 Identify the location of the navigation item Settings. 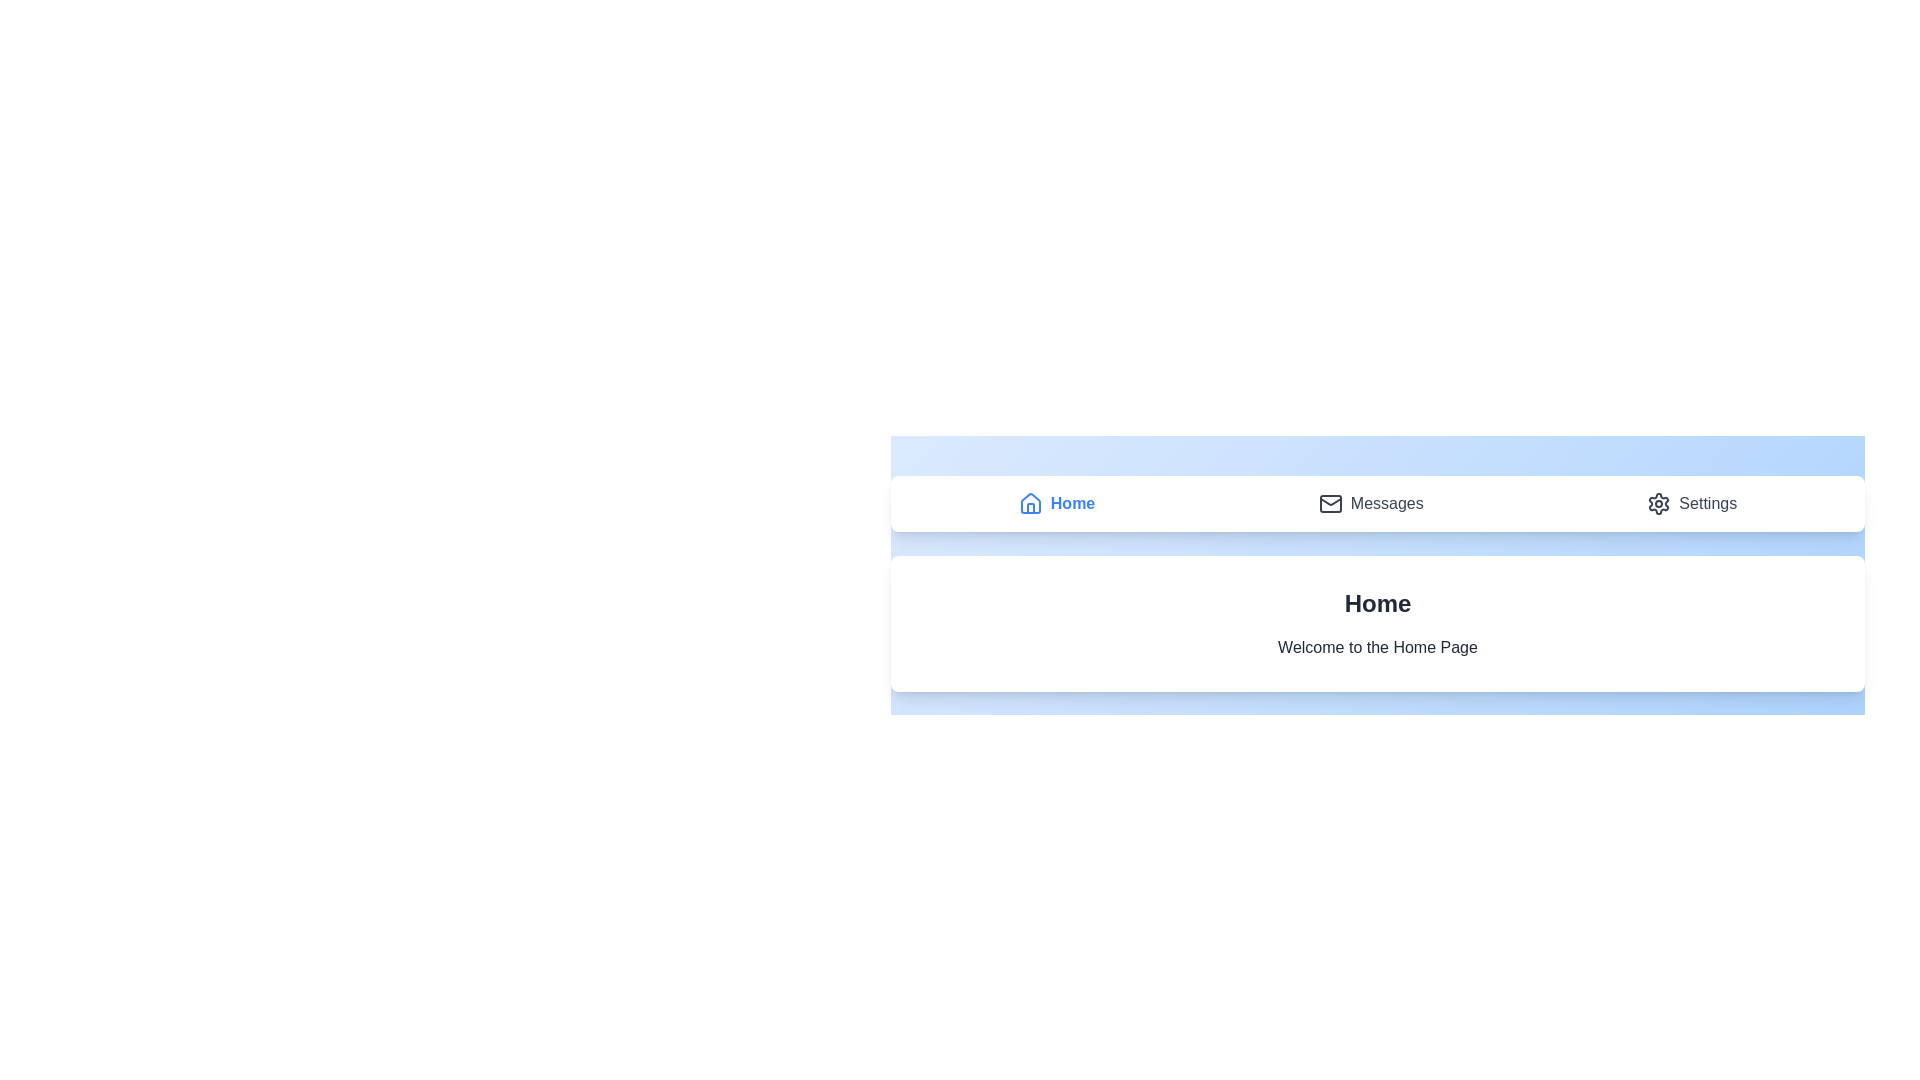
(1690, 503).